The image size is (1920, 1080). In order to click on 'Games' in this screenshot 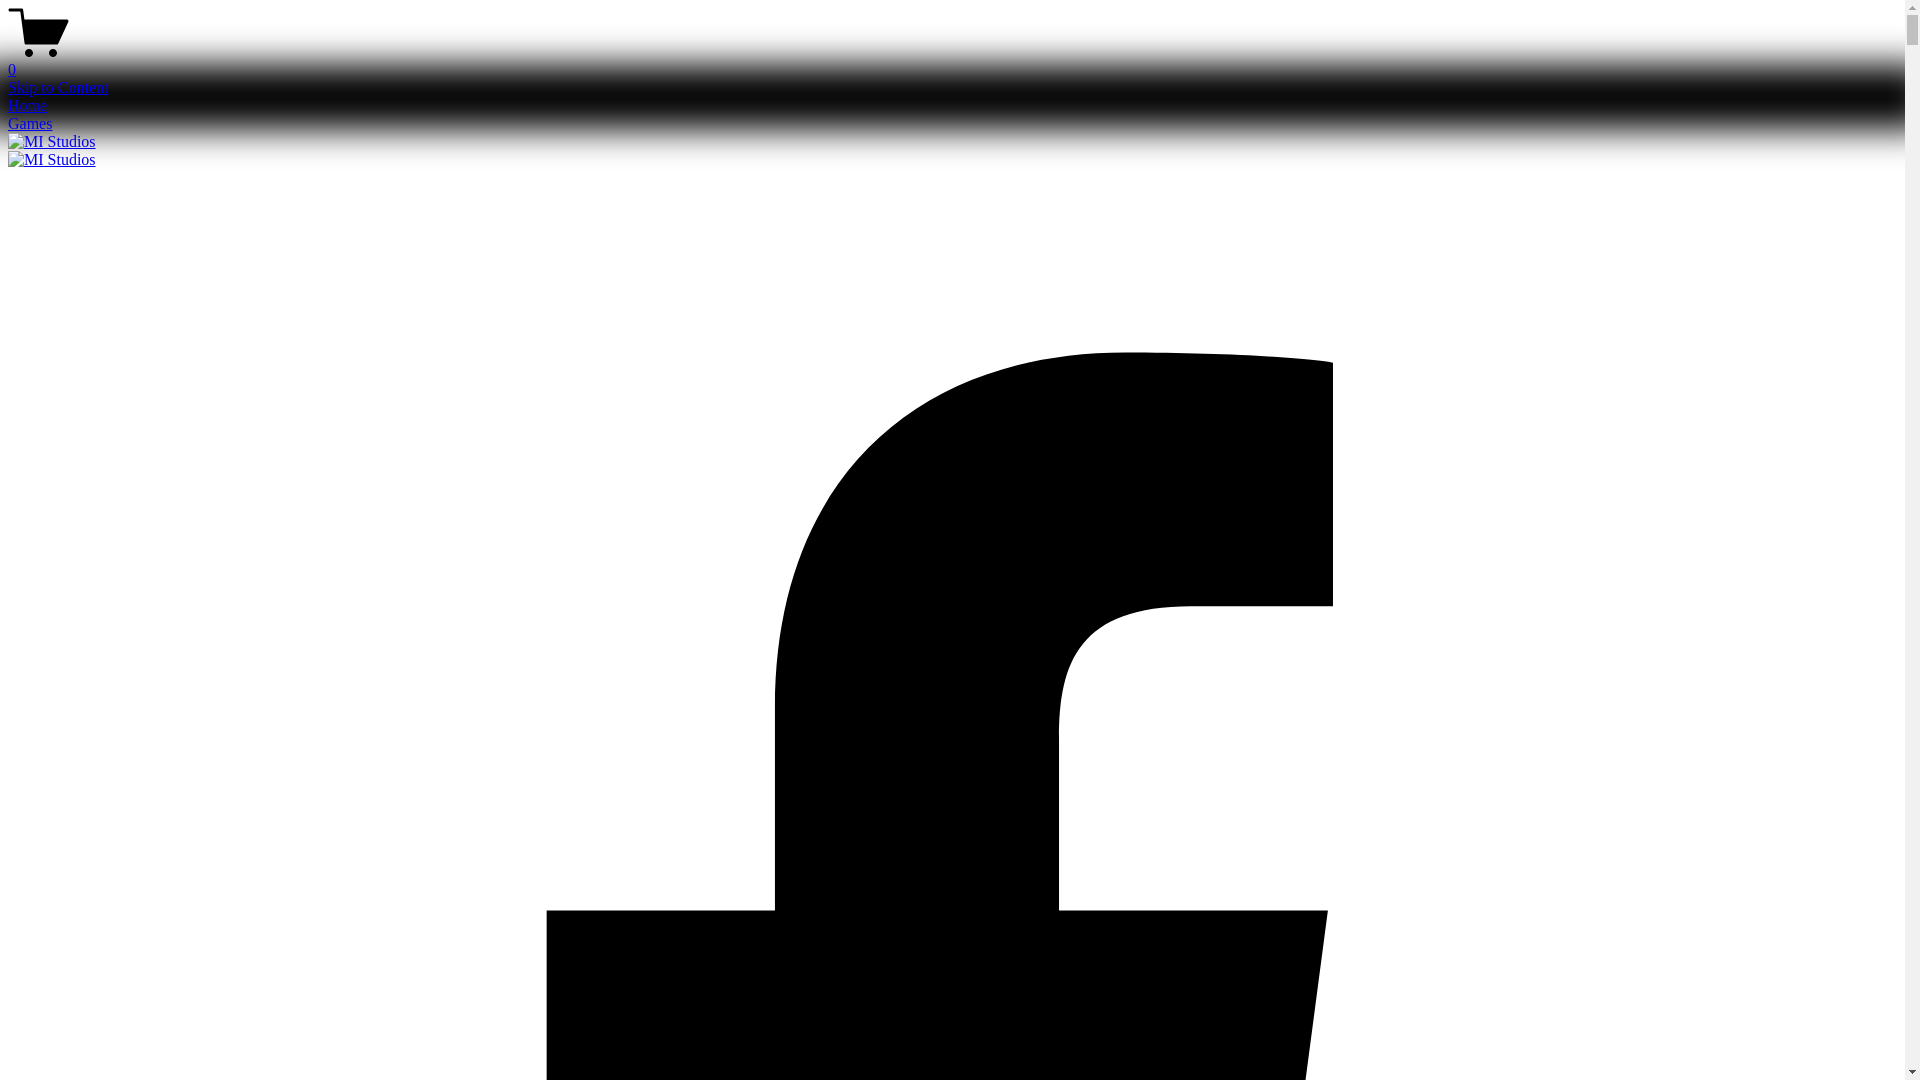, I will do `click(29, 123)`.